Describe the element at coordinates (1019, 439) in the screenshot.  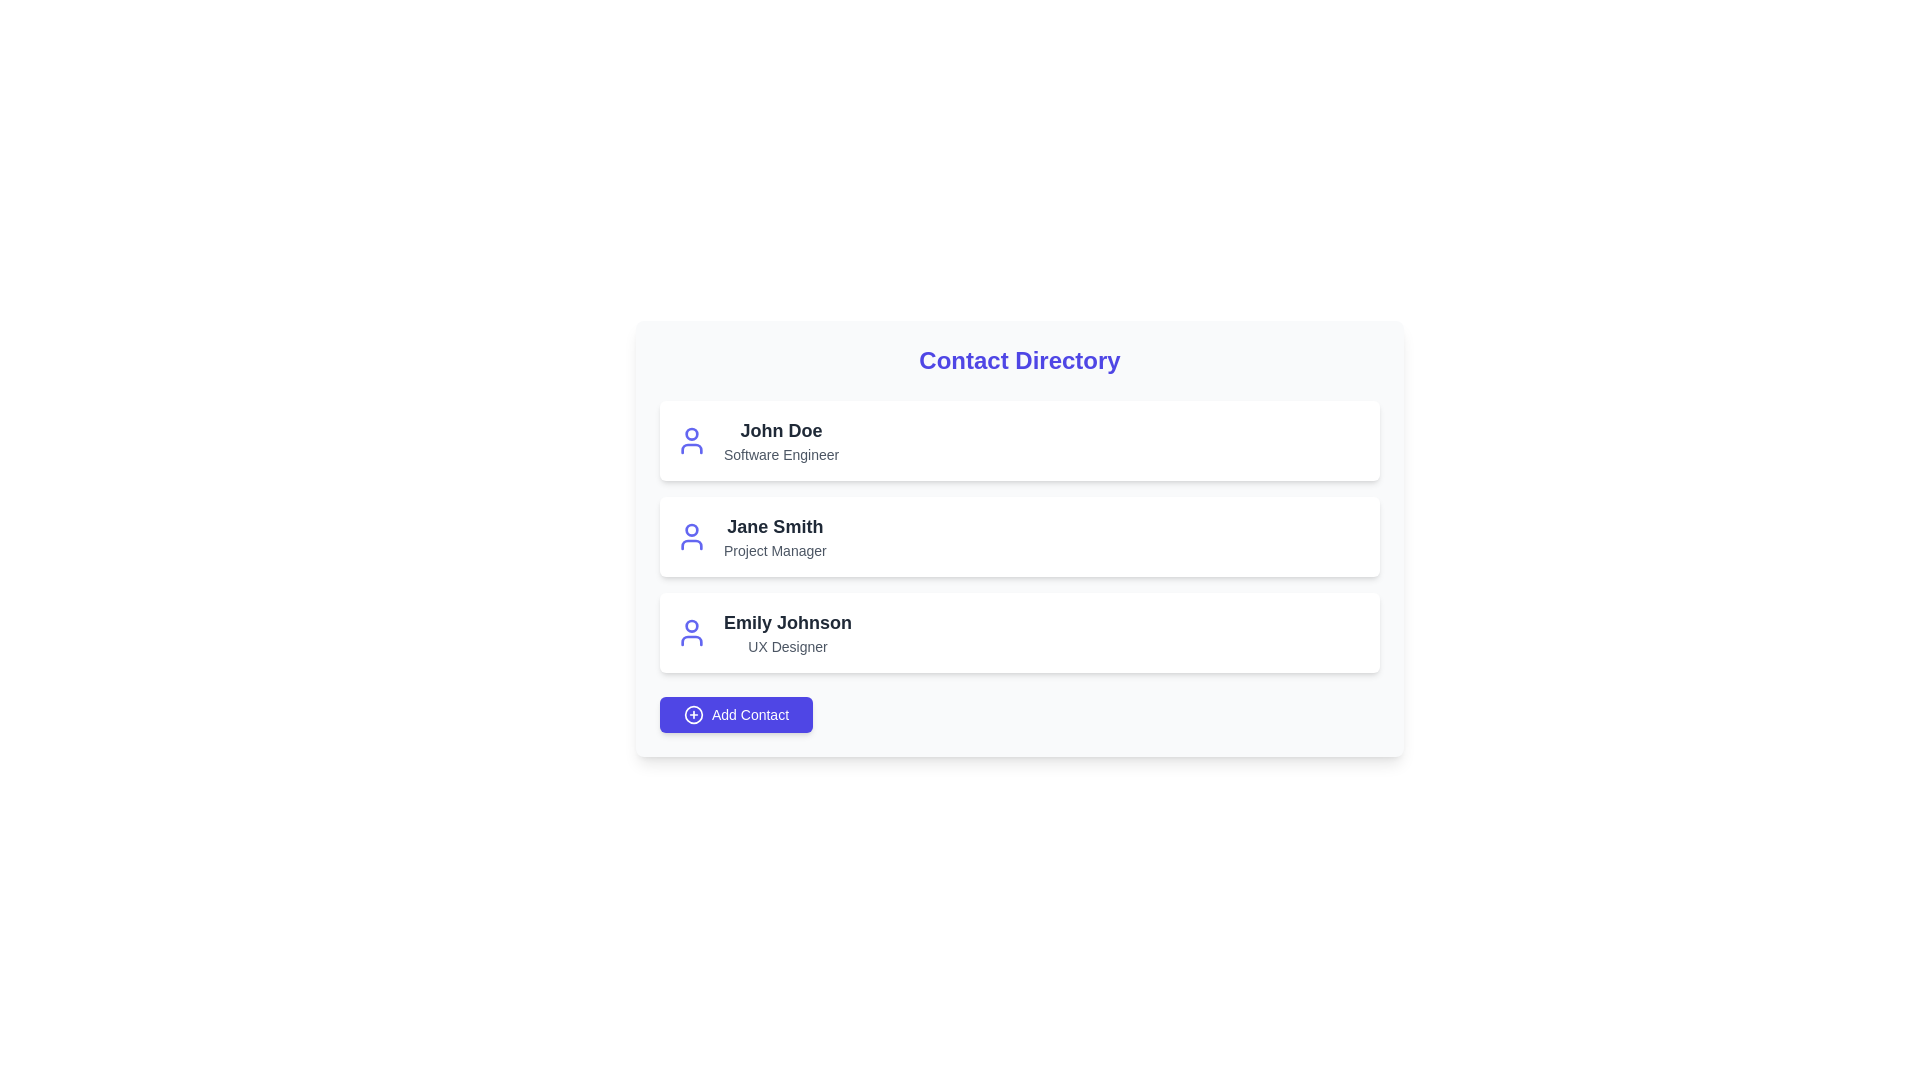
I see `the contact item corresponding to John Doe` at that location.